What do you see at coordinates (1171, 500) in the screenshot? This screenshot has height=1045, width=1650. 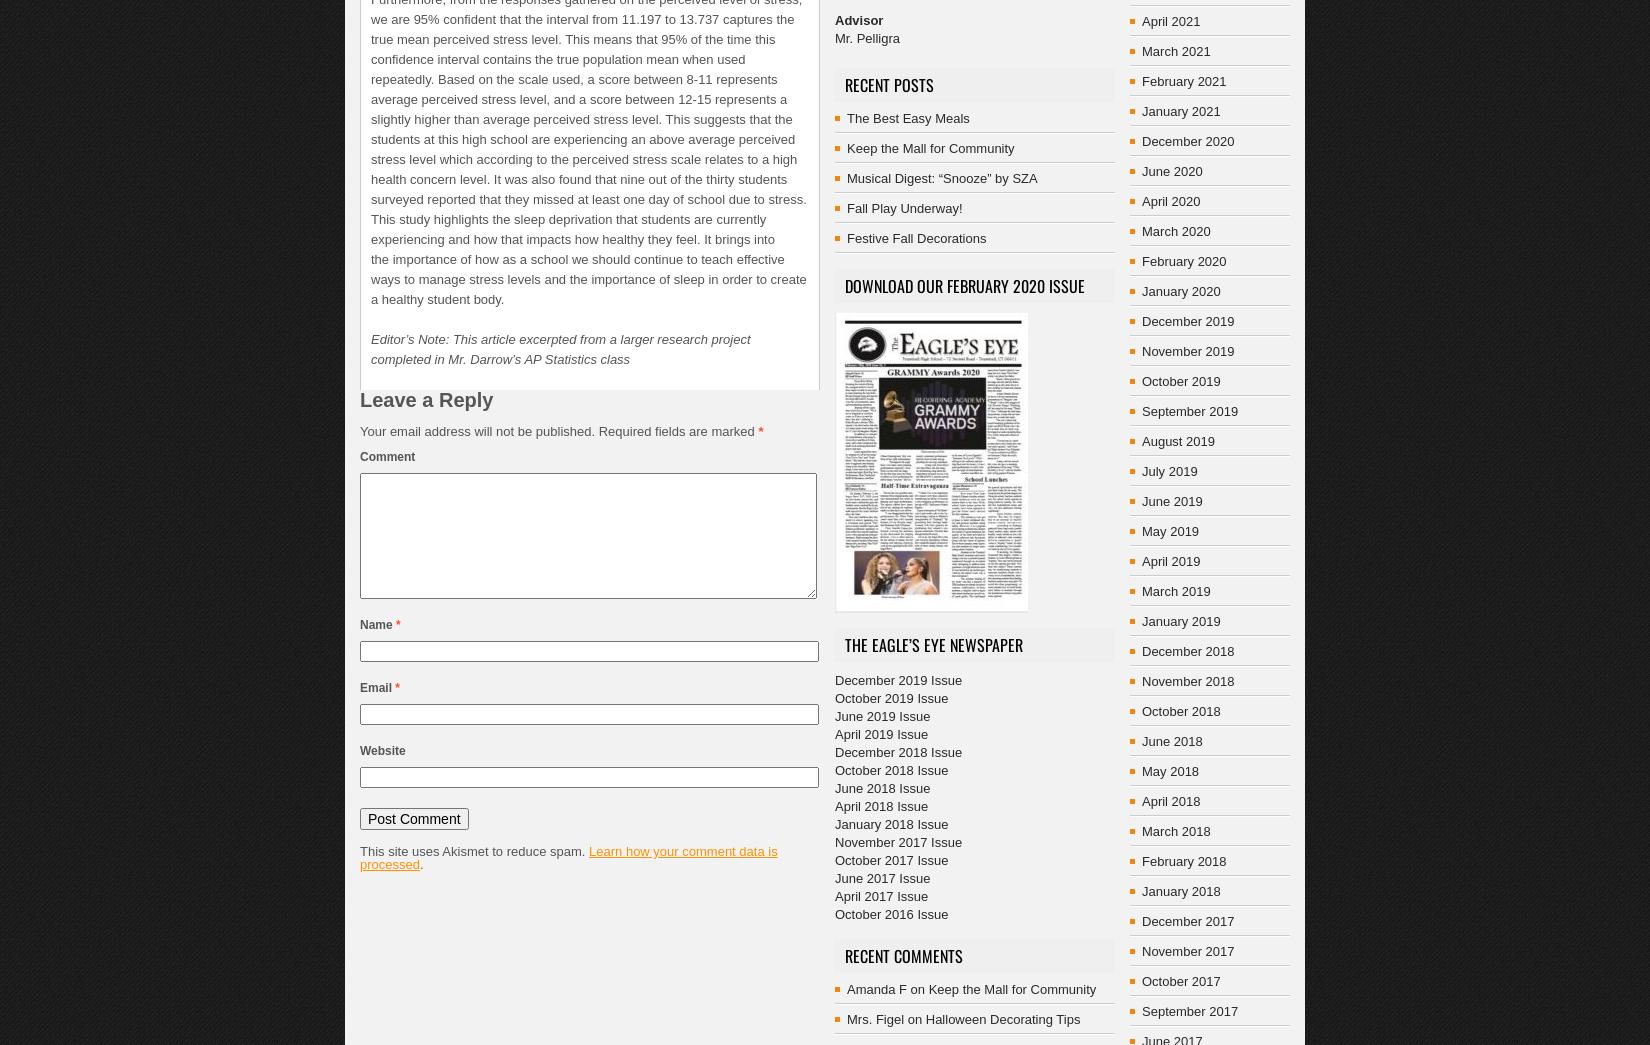 I see `'June 2019'` at bounding box center [1171, 500].